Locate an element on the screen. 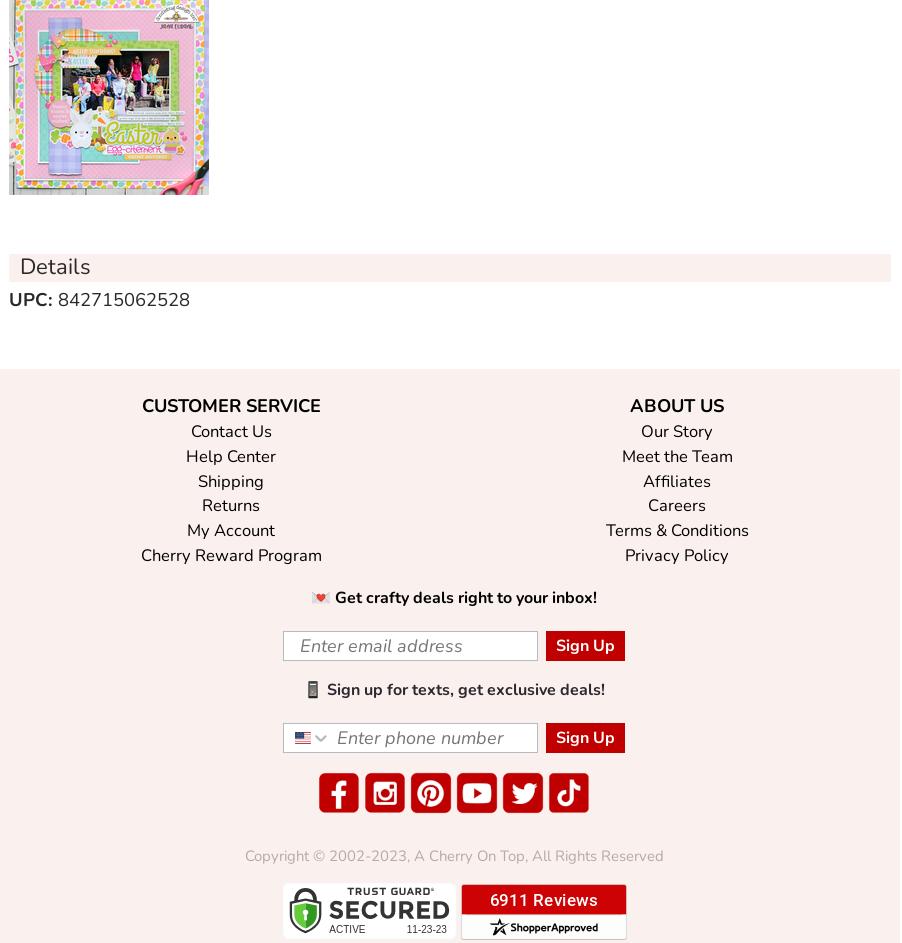  'Cherry Reward Program' is located at coordinates (230, 555).